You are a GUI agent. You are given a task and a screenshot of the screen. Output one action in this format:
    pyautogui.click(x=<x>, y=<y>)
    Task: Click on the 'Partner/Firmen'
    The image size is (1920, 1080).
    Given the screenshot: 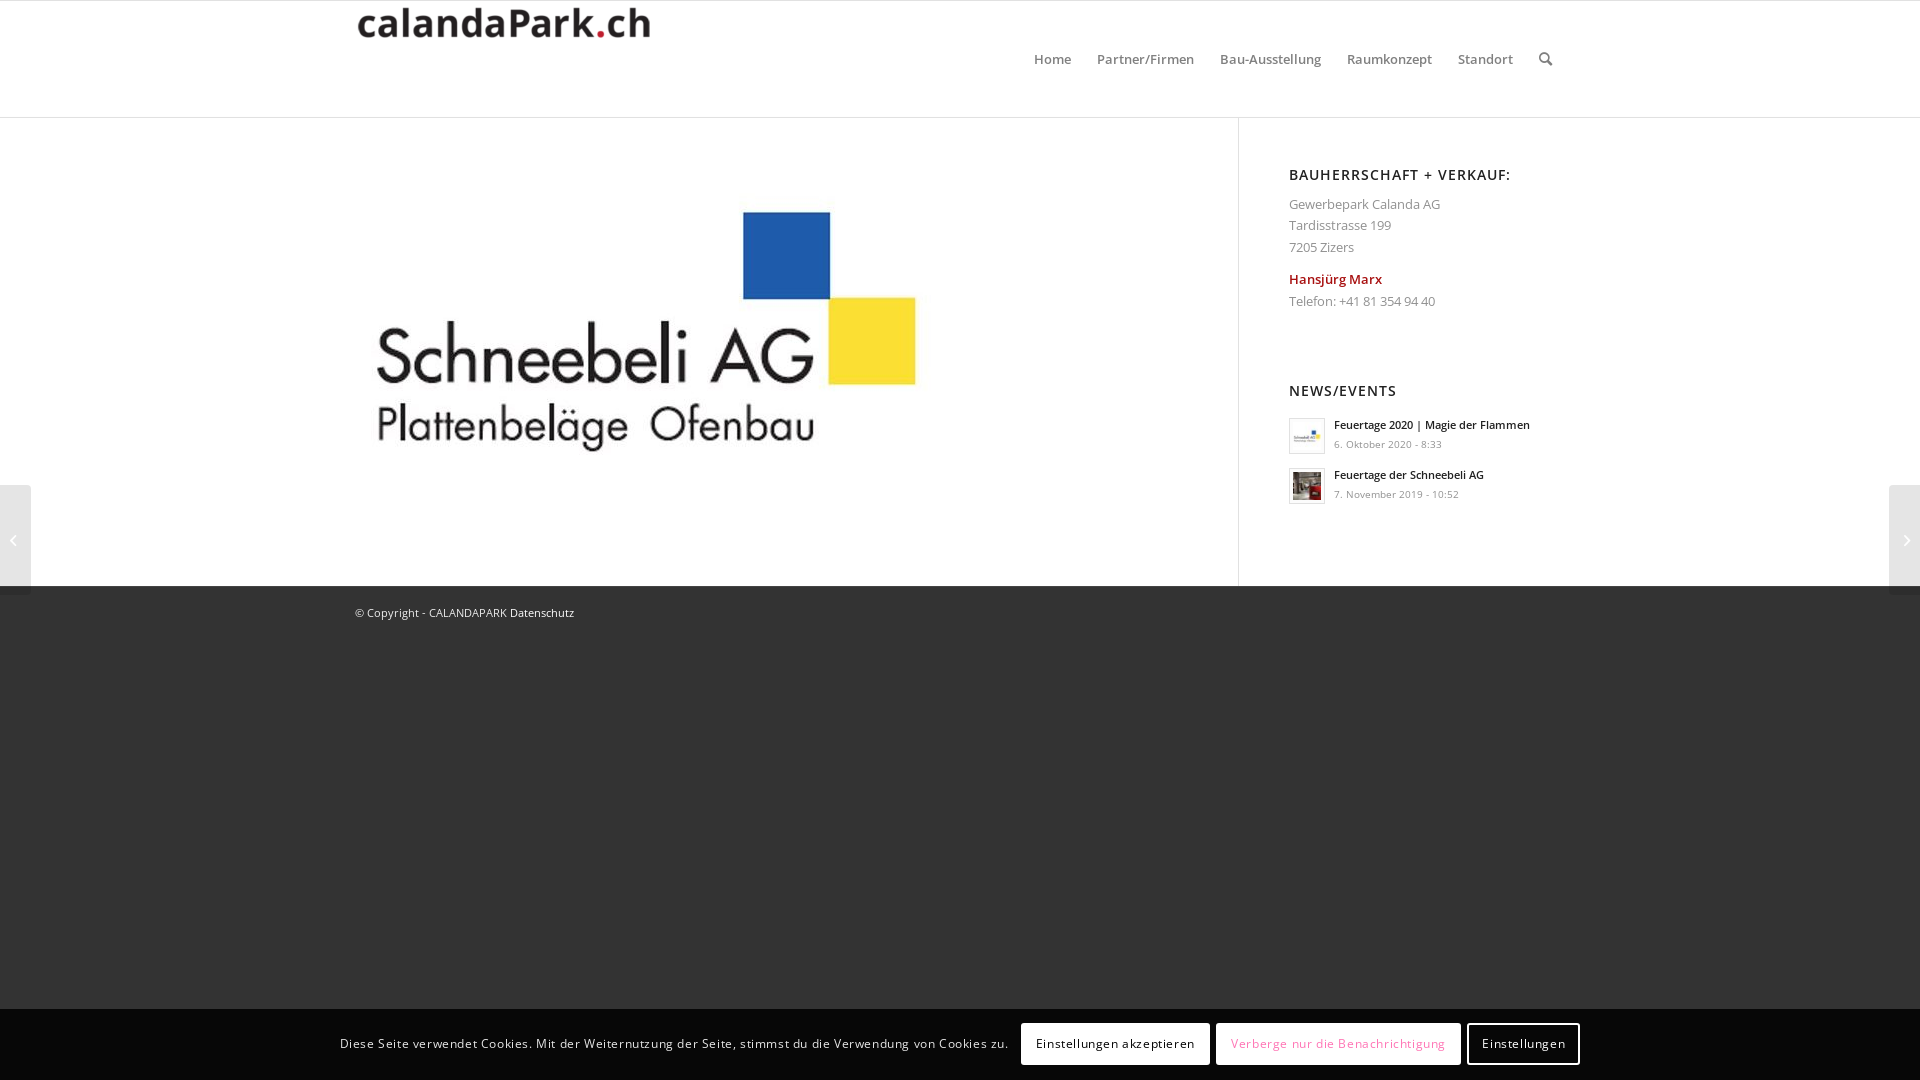 What is the action you would take?
    pyautogui.click(x=1083, y=57)
    